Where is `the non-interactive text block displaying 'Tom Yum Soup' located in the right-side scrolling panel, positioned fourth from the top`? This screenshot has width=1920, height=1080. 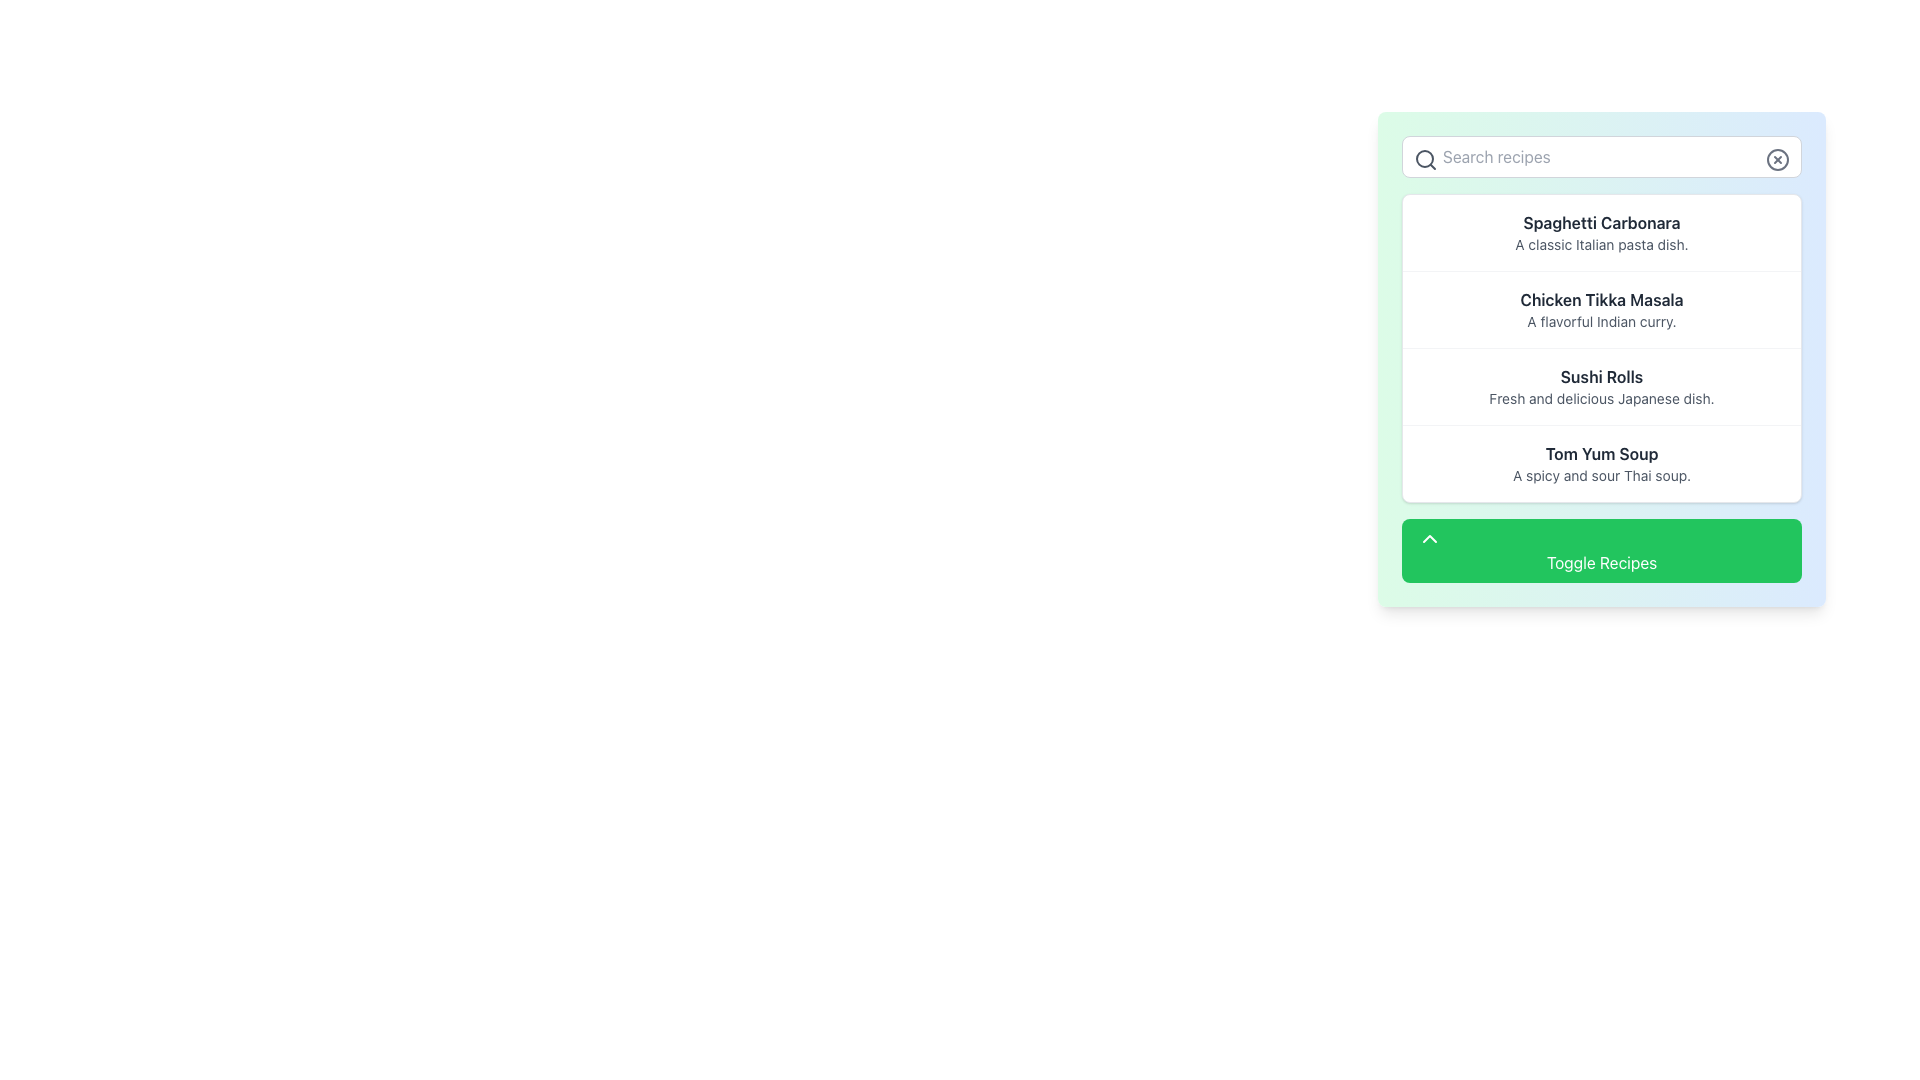 the non-interactive text block displaying 'Tom Yum Soup' located in the right-side scrolling panel, positioned fourth from the top is located at coordinates (1602, 462).